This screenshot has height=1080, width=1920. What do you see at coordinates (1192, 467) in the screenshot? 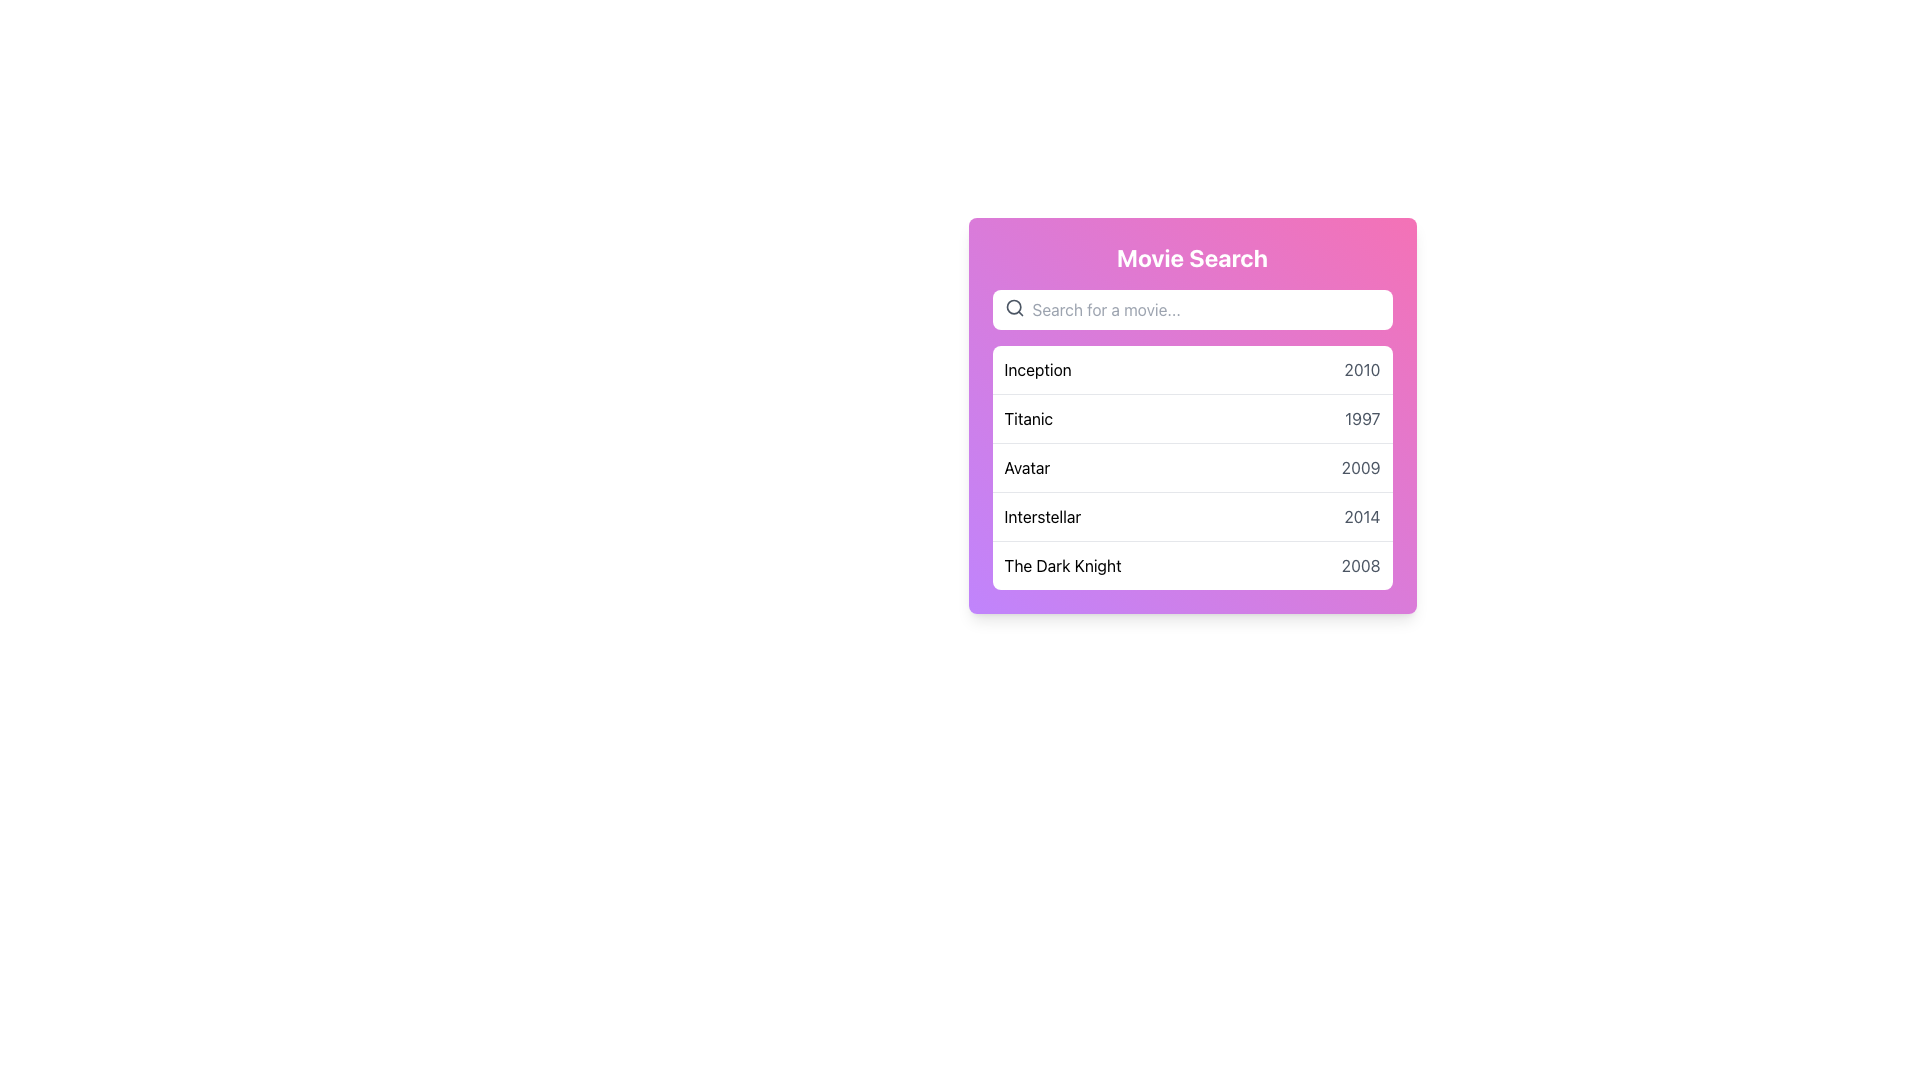
I see `the third selectable list item displaying the movie title 'Avatar' and its release year '2009' to change its background color` at bounding box center [1192, 467].